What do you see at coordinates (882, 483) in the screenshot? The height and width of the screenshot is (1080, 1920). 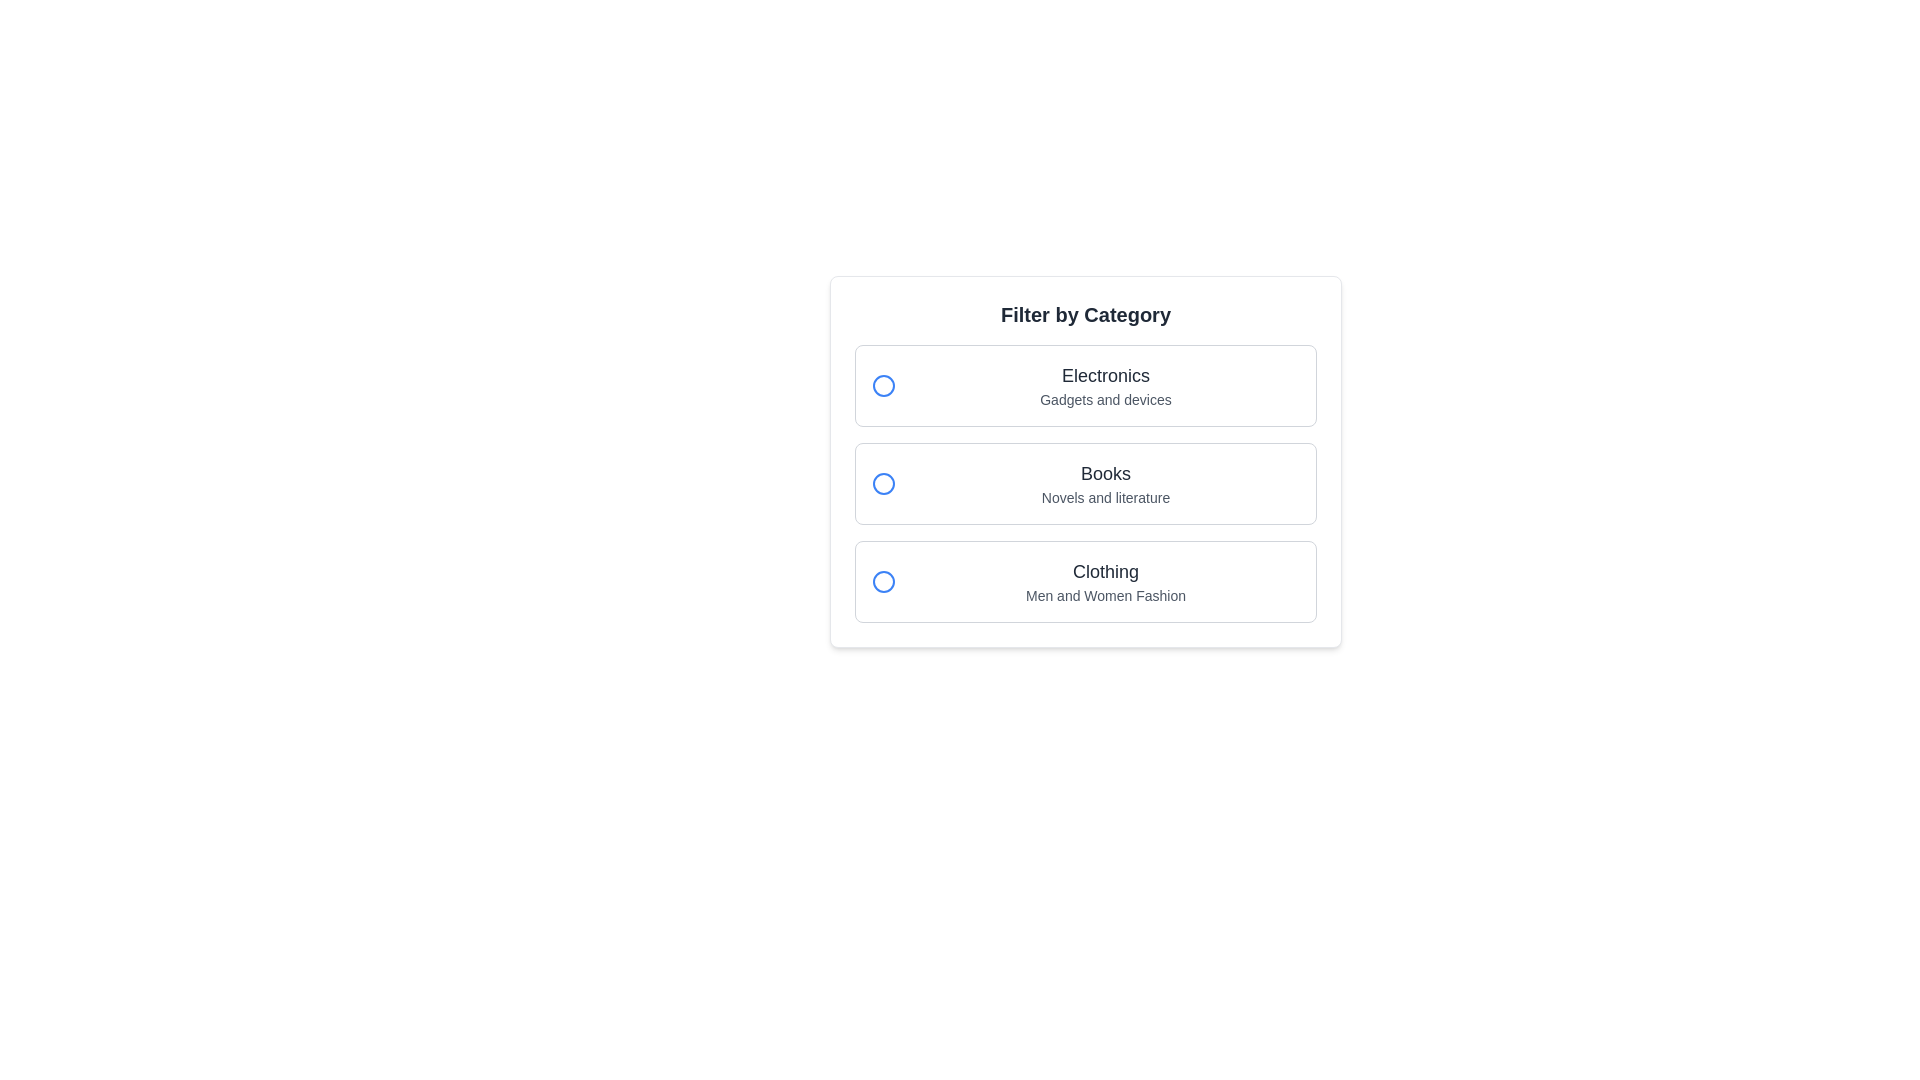 I see `the second radio button in the 'Books' category filtering interface` at bounding box center [882, 483].